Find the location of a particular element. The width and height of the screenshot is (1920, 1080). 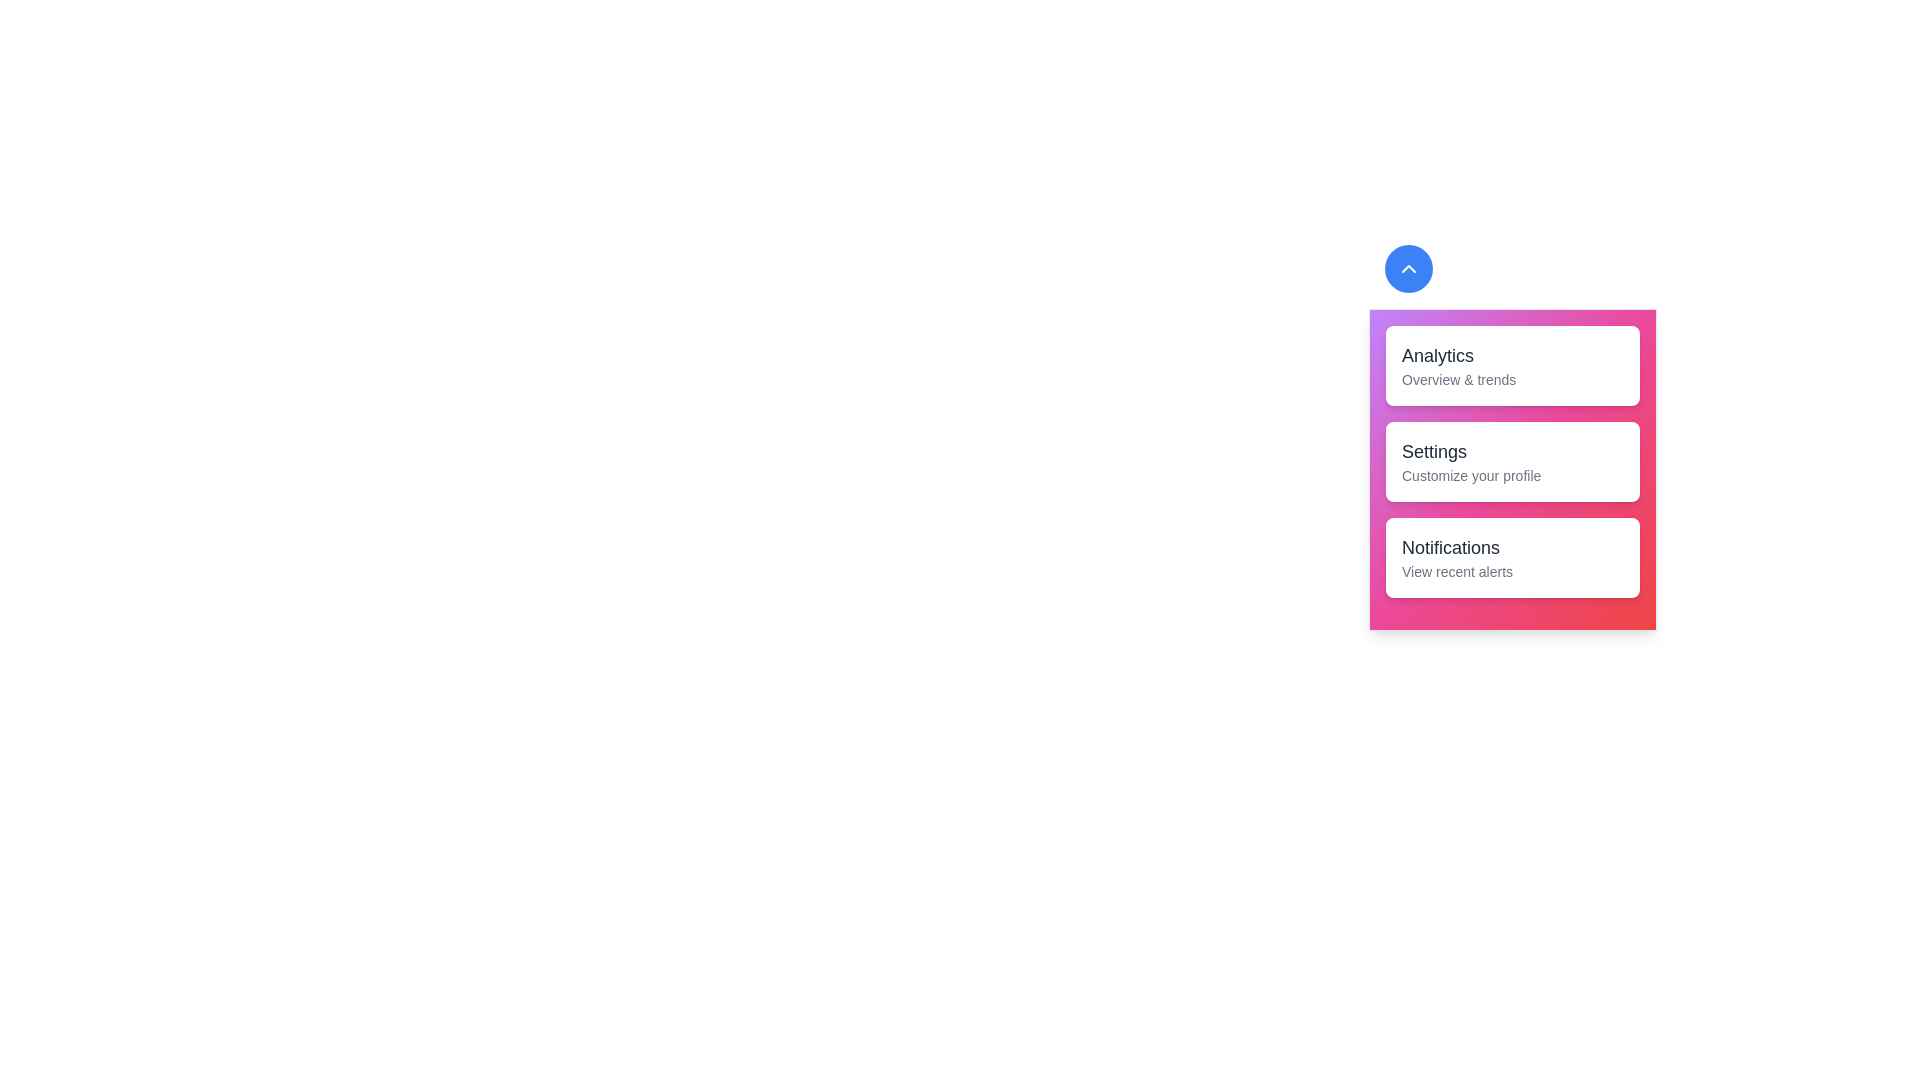

the category card labeled 'Analytics' to observe its hover effect is located at coordinates (1512, 366).